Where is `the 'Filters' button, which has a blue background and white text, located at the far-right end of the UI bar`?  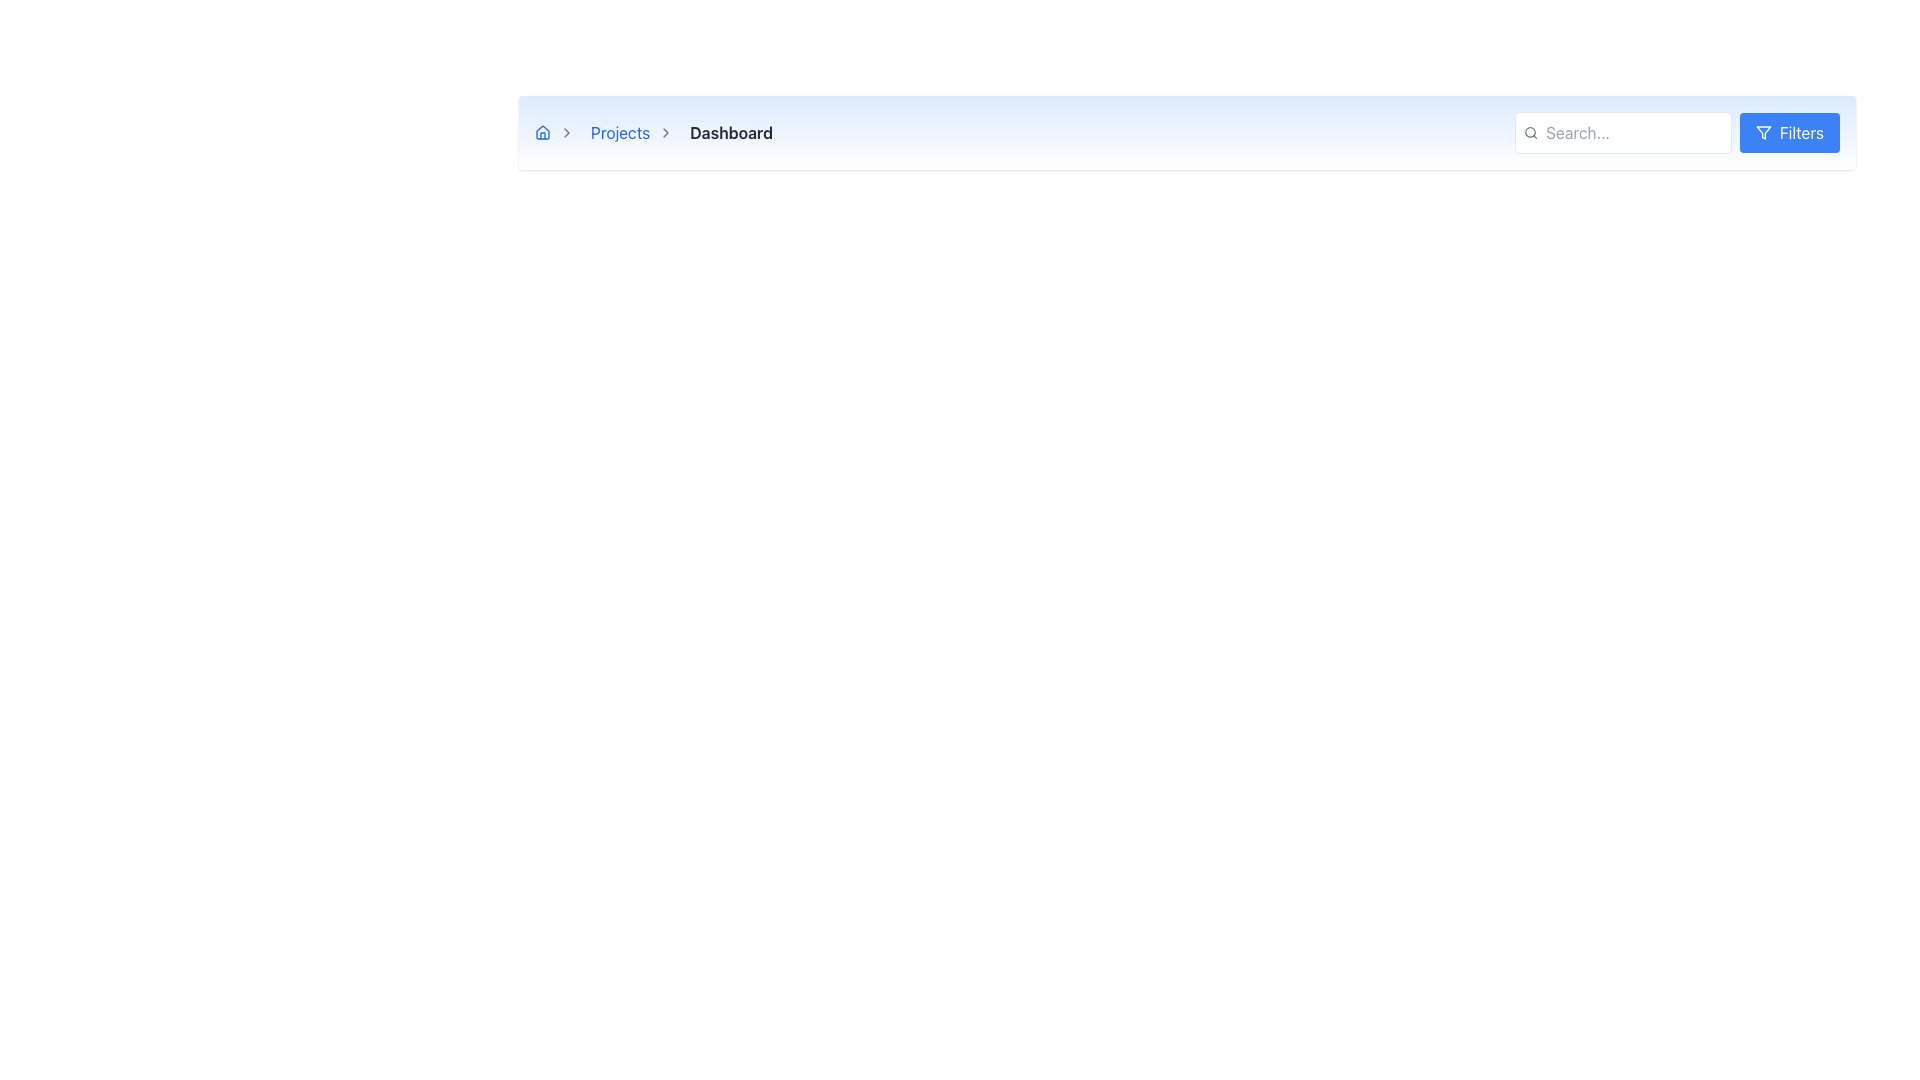 the 'Filters' button, which has a blue background and white text, located at the far-right end of the UI bar is located at coordinates (1790, 132).